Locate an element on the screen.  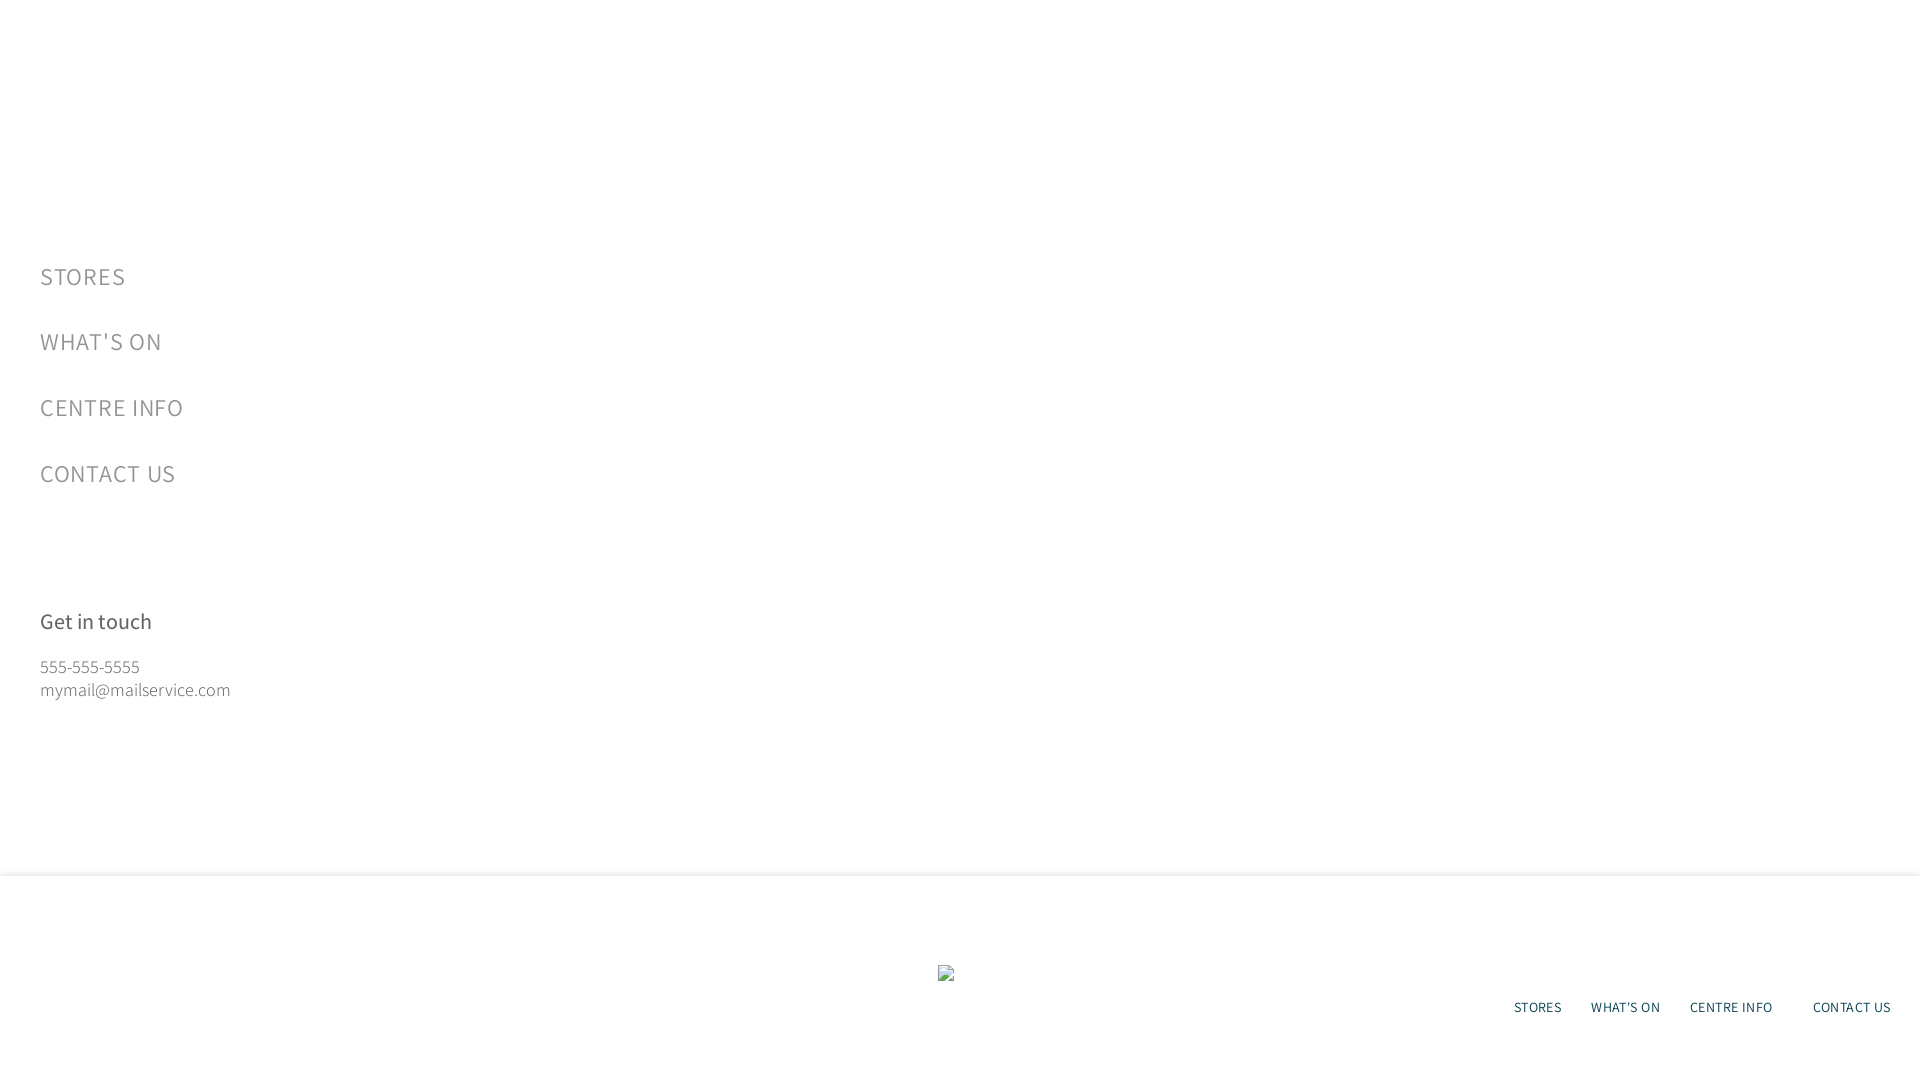
'STORES' is located at coordinates (39, 276).